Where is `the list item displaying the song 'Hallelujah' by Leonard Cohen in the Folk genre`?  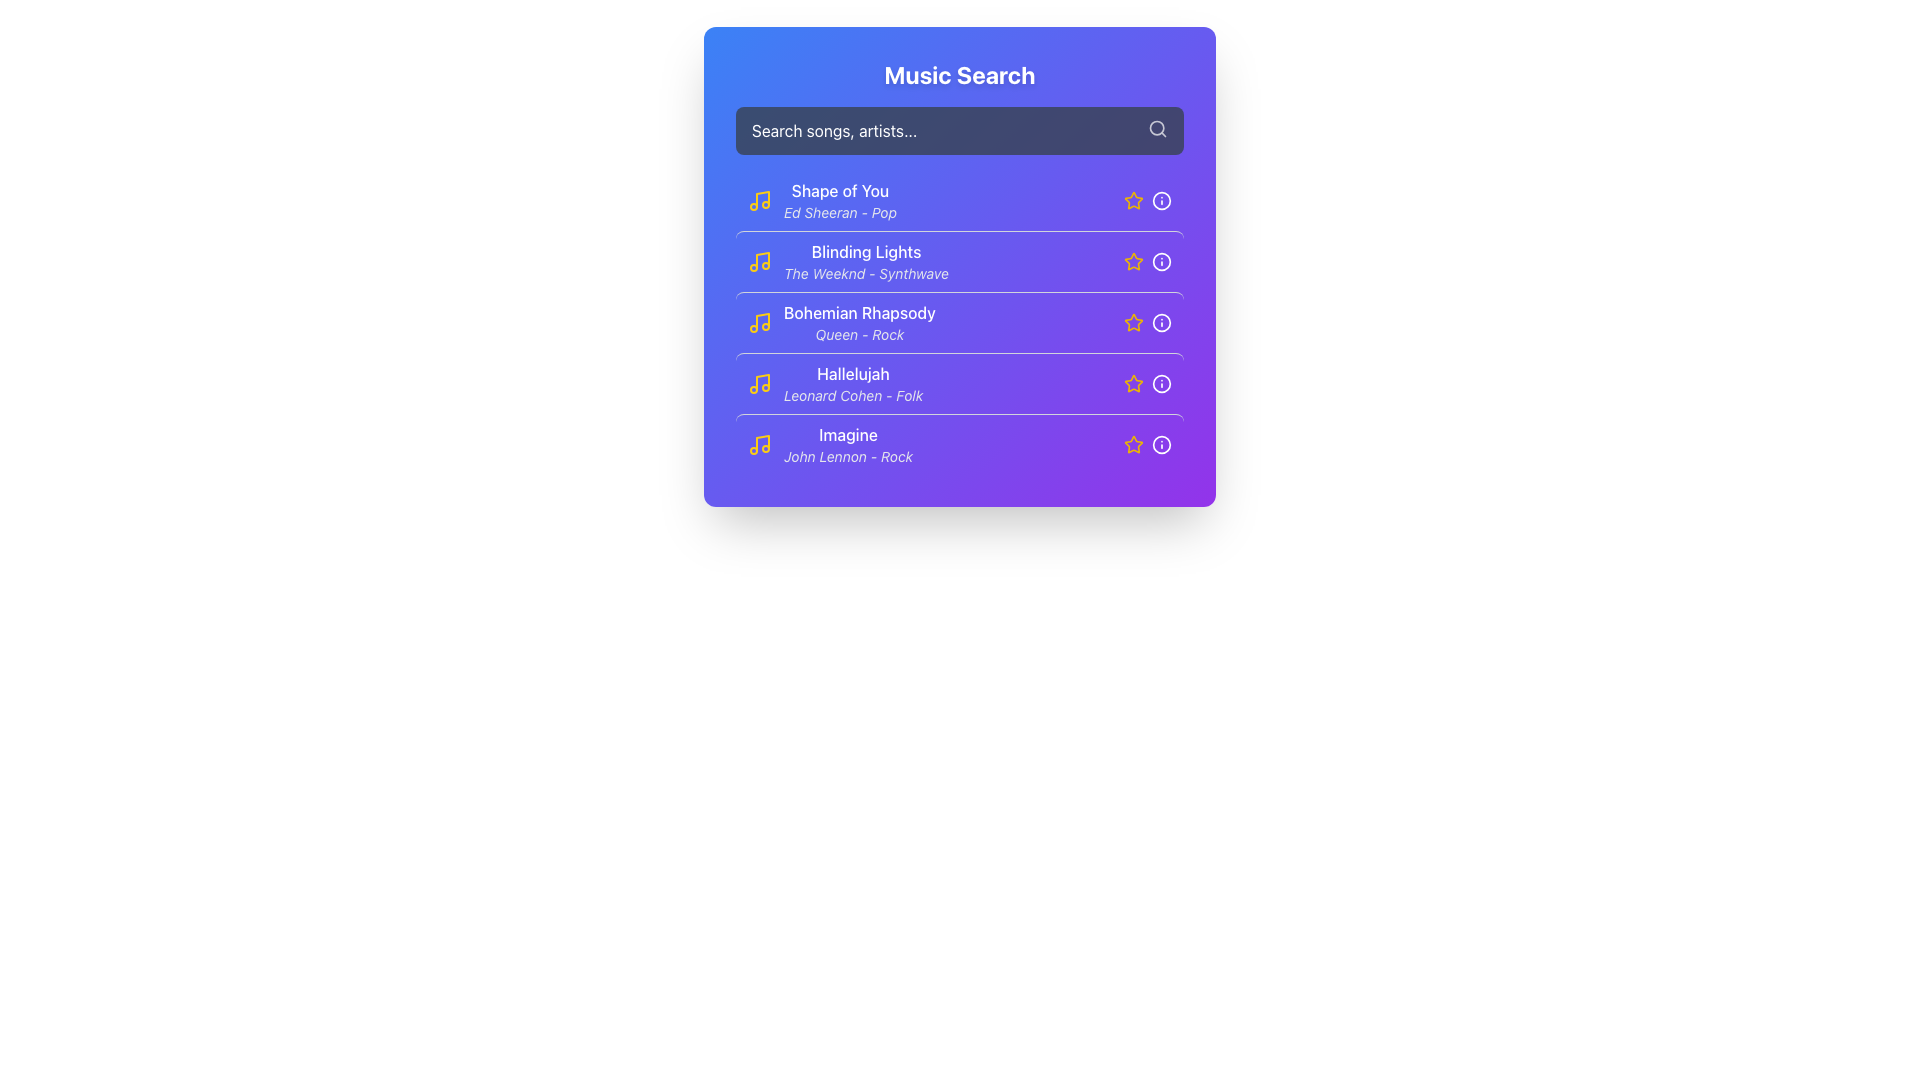
the list item displaying the song 'Hallelujah' by Leonard Cohen in the Folk genre is located at coordinates (853, 384).